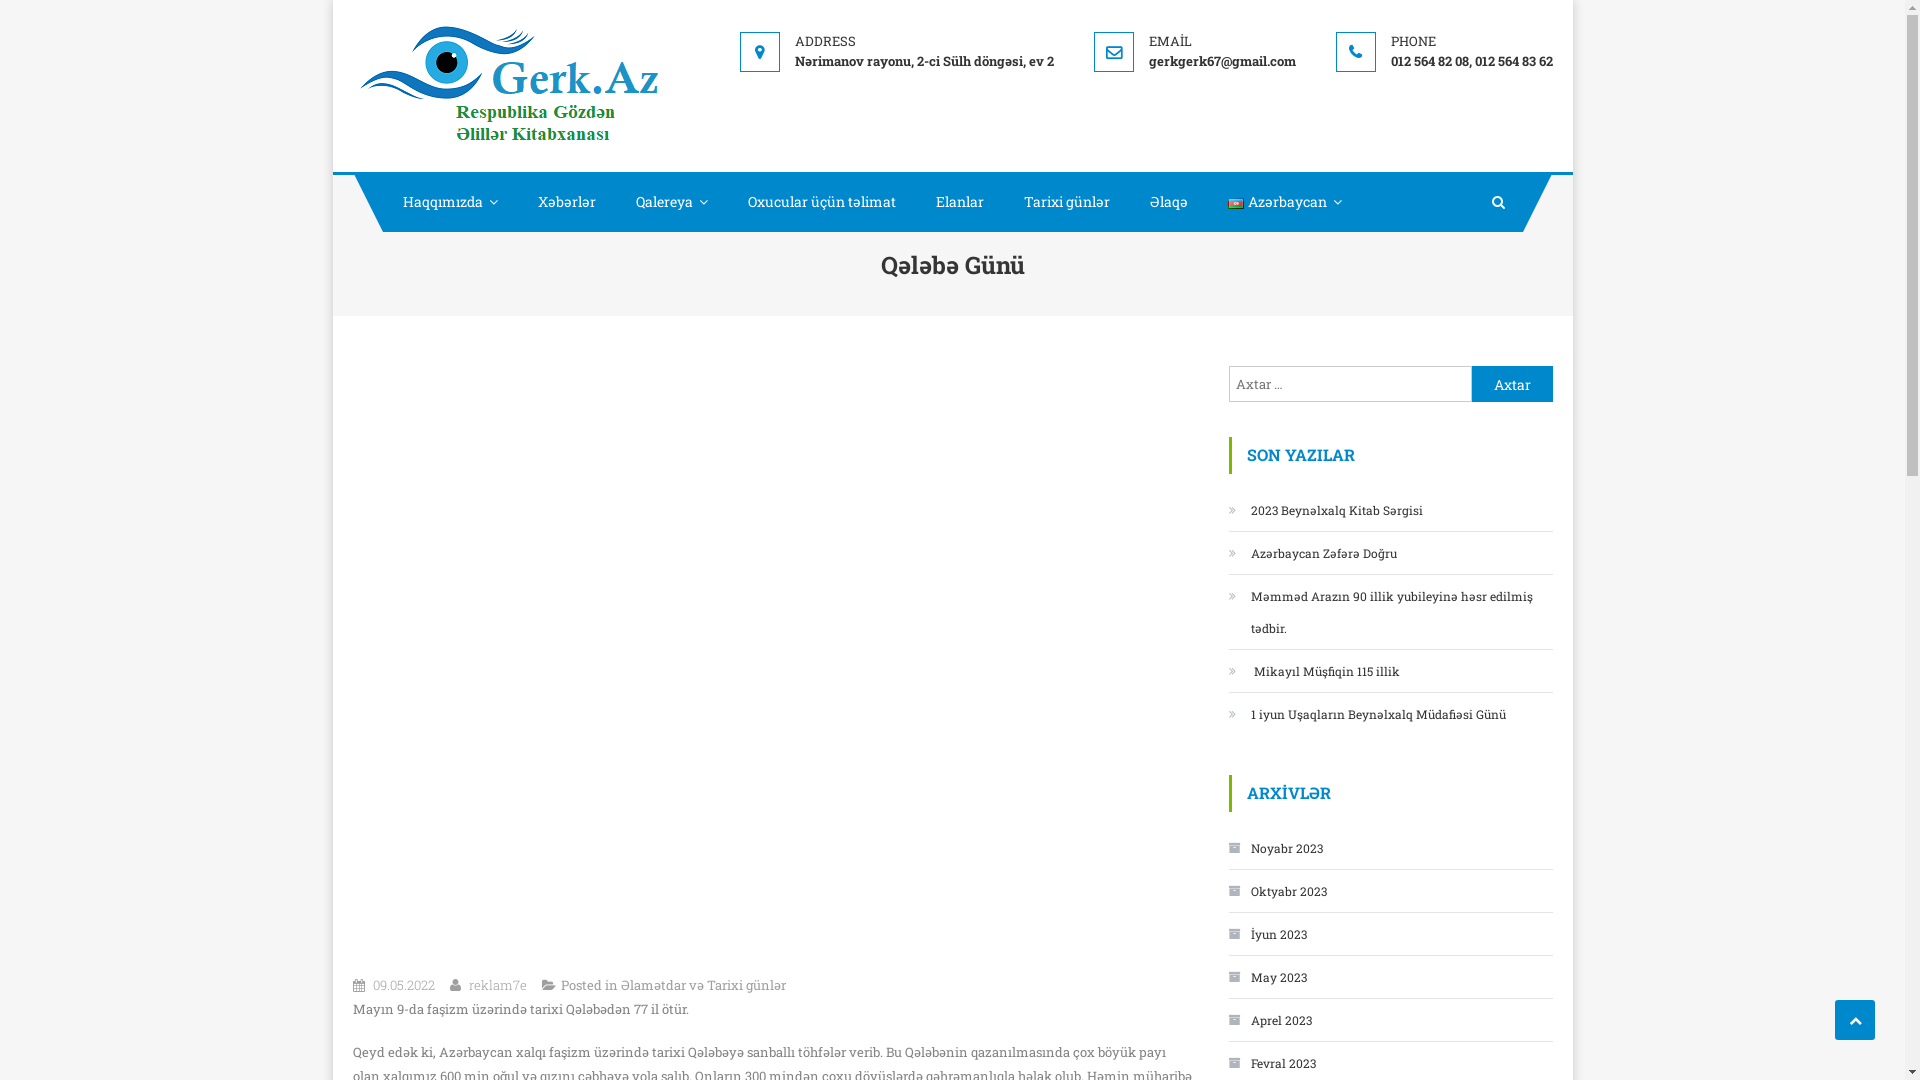 The image size is (1920, 1080). What do you see at coordinates (1266, 975) in the screenshot?
I see `'May 2023'` at bounding box center [1266, 975].